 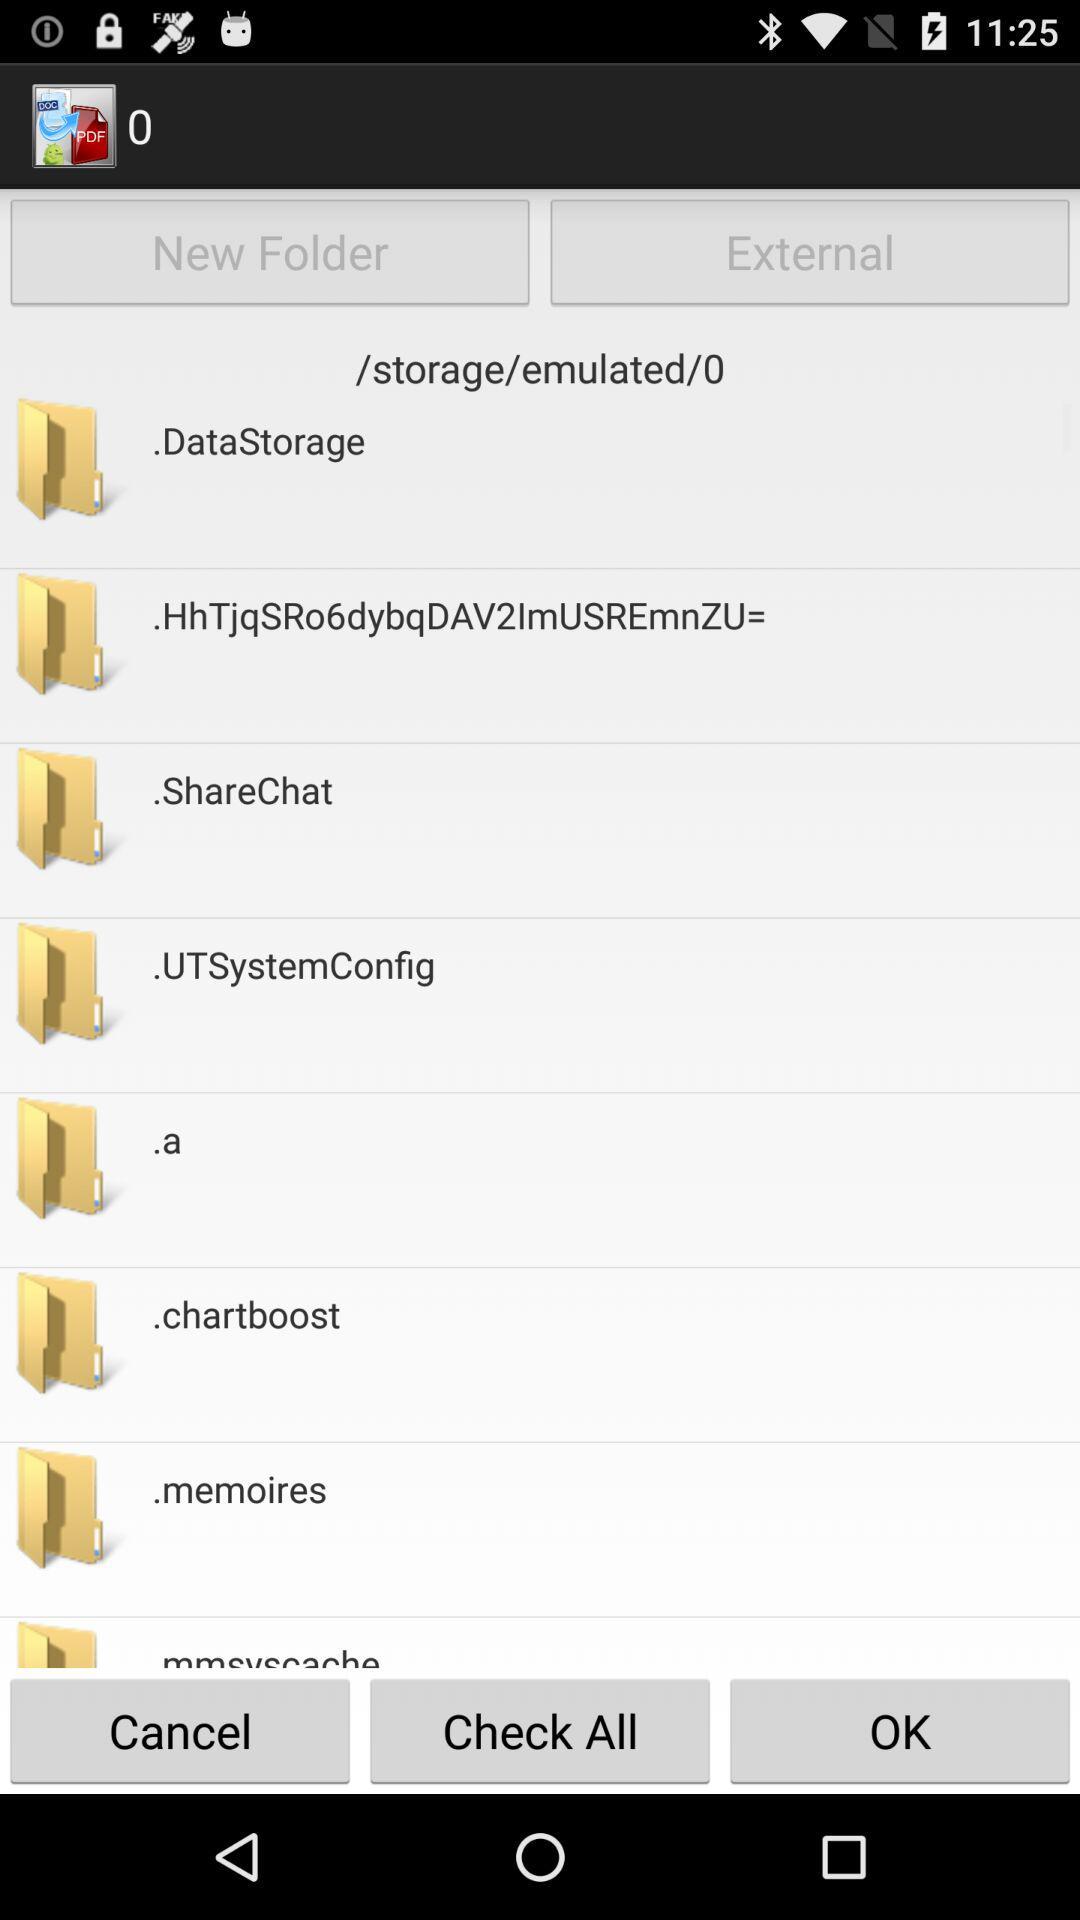 I want to click on the .mmsyscache app, so click(x=265, y=1653).